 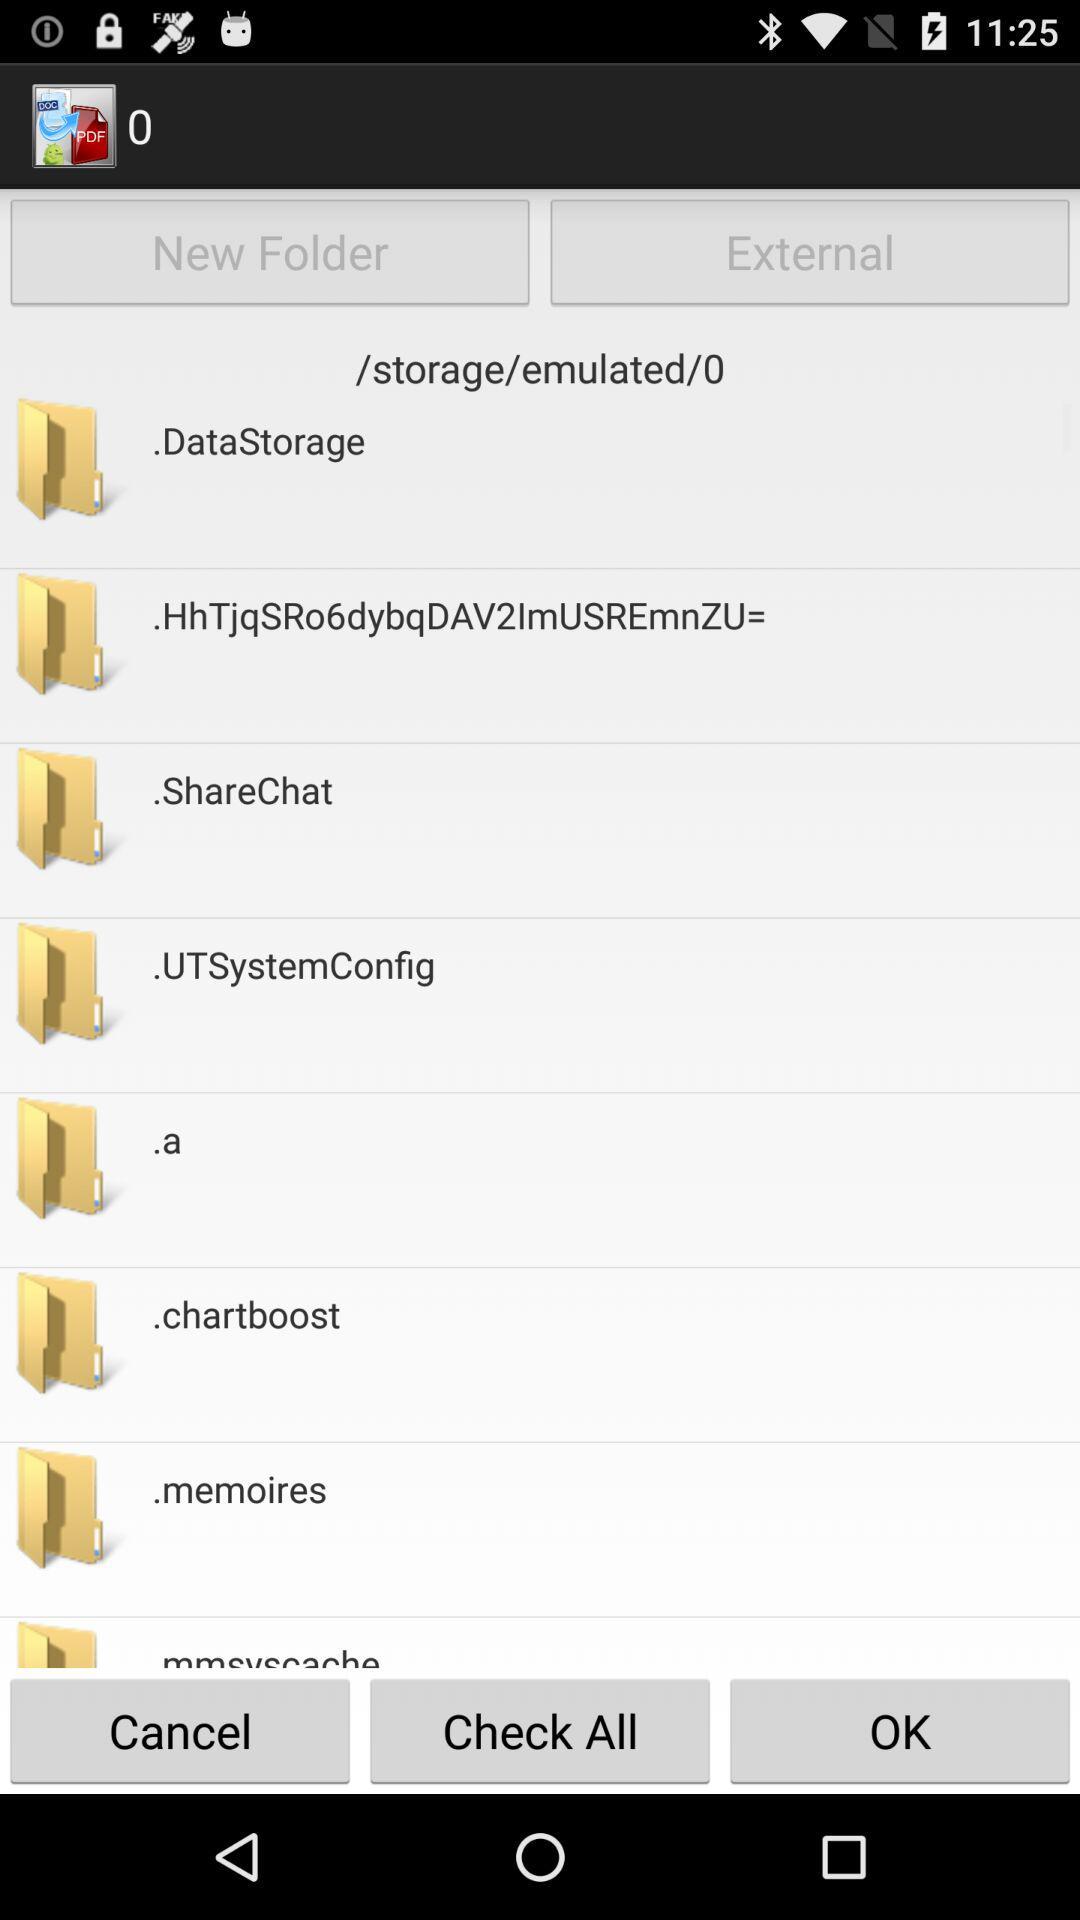 I want to click on the .mmsyscache app, so click(x=265, y=1653).